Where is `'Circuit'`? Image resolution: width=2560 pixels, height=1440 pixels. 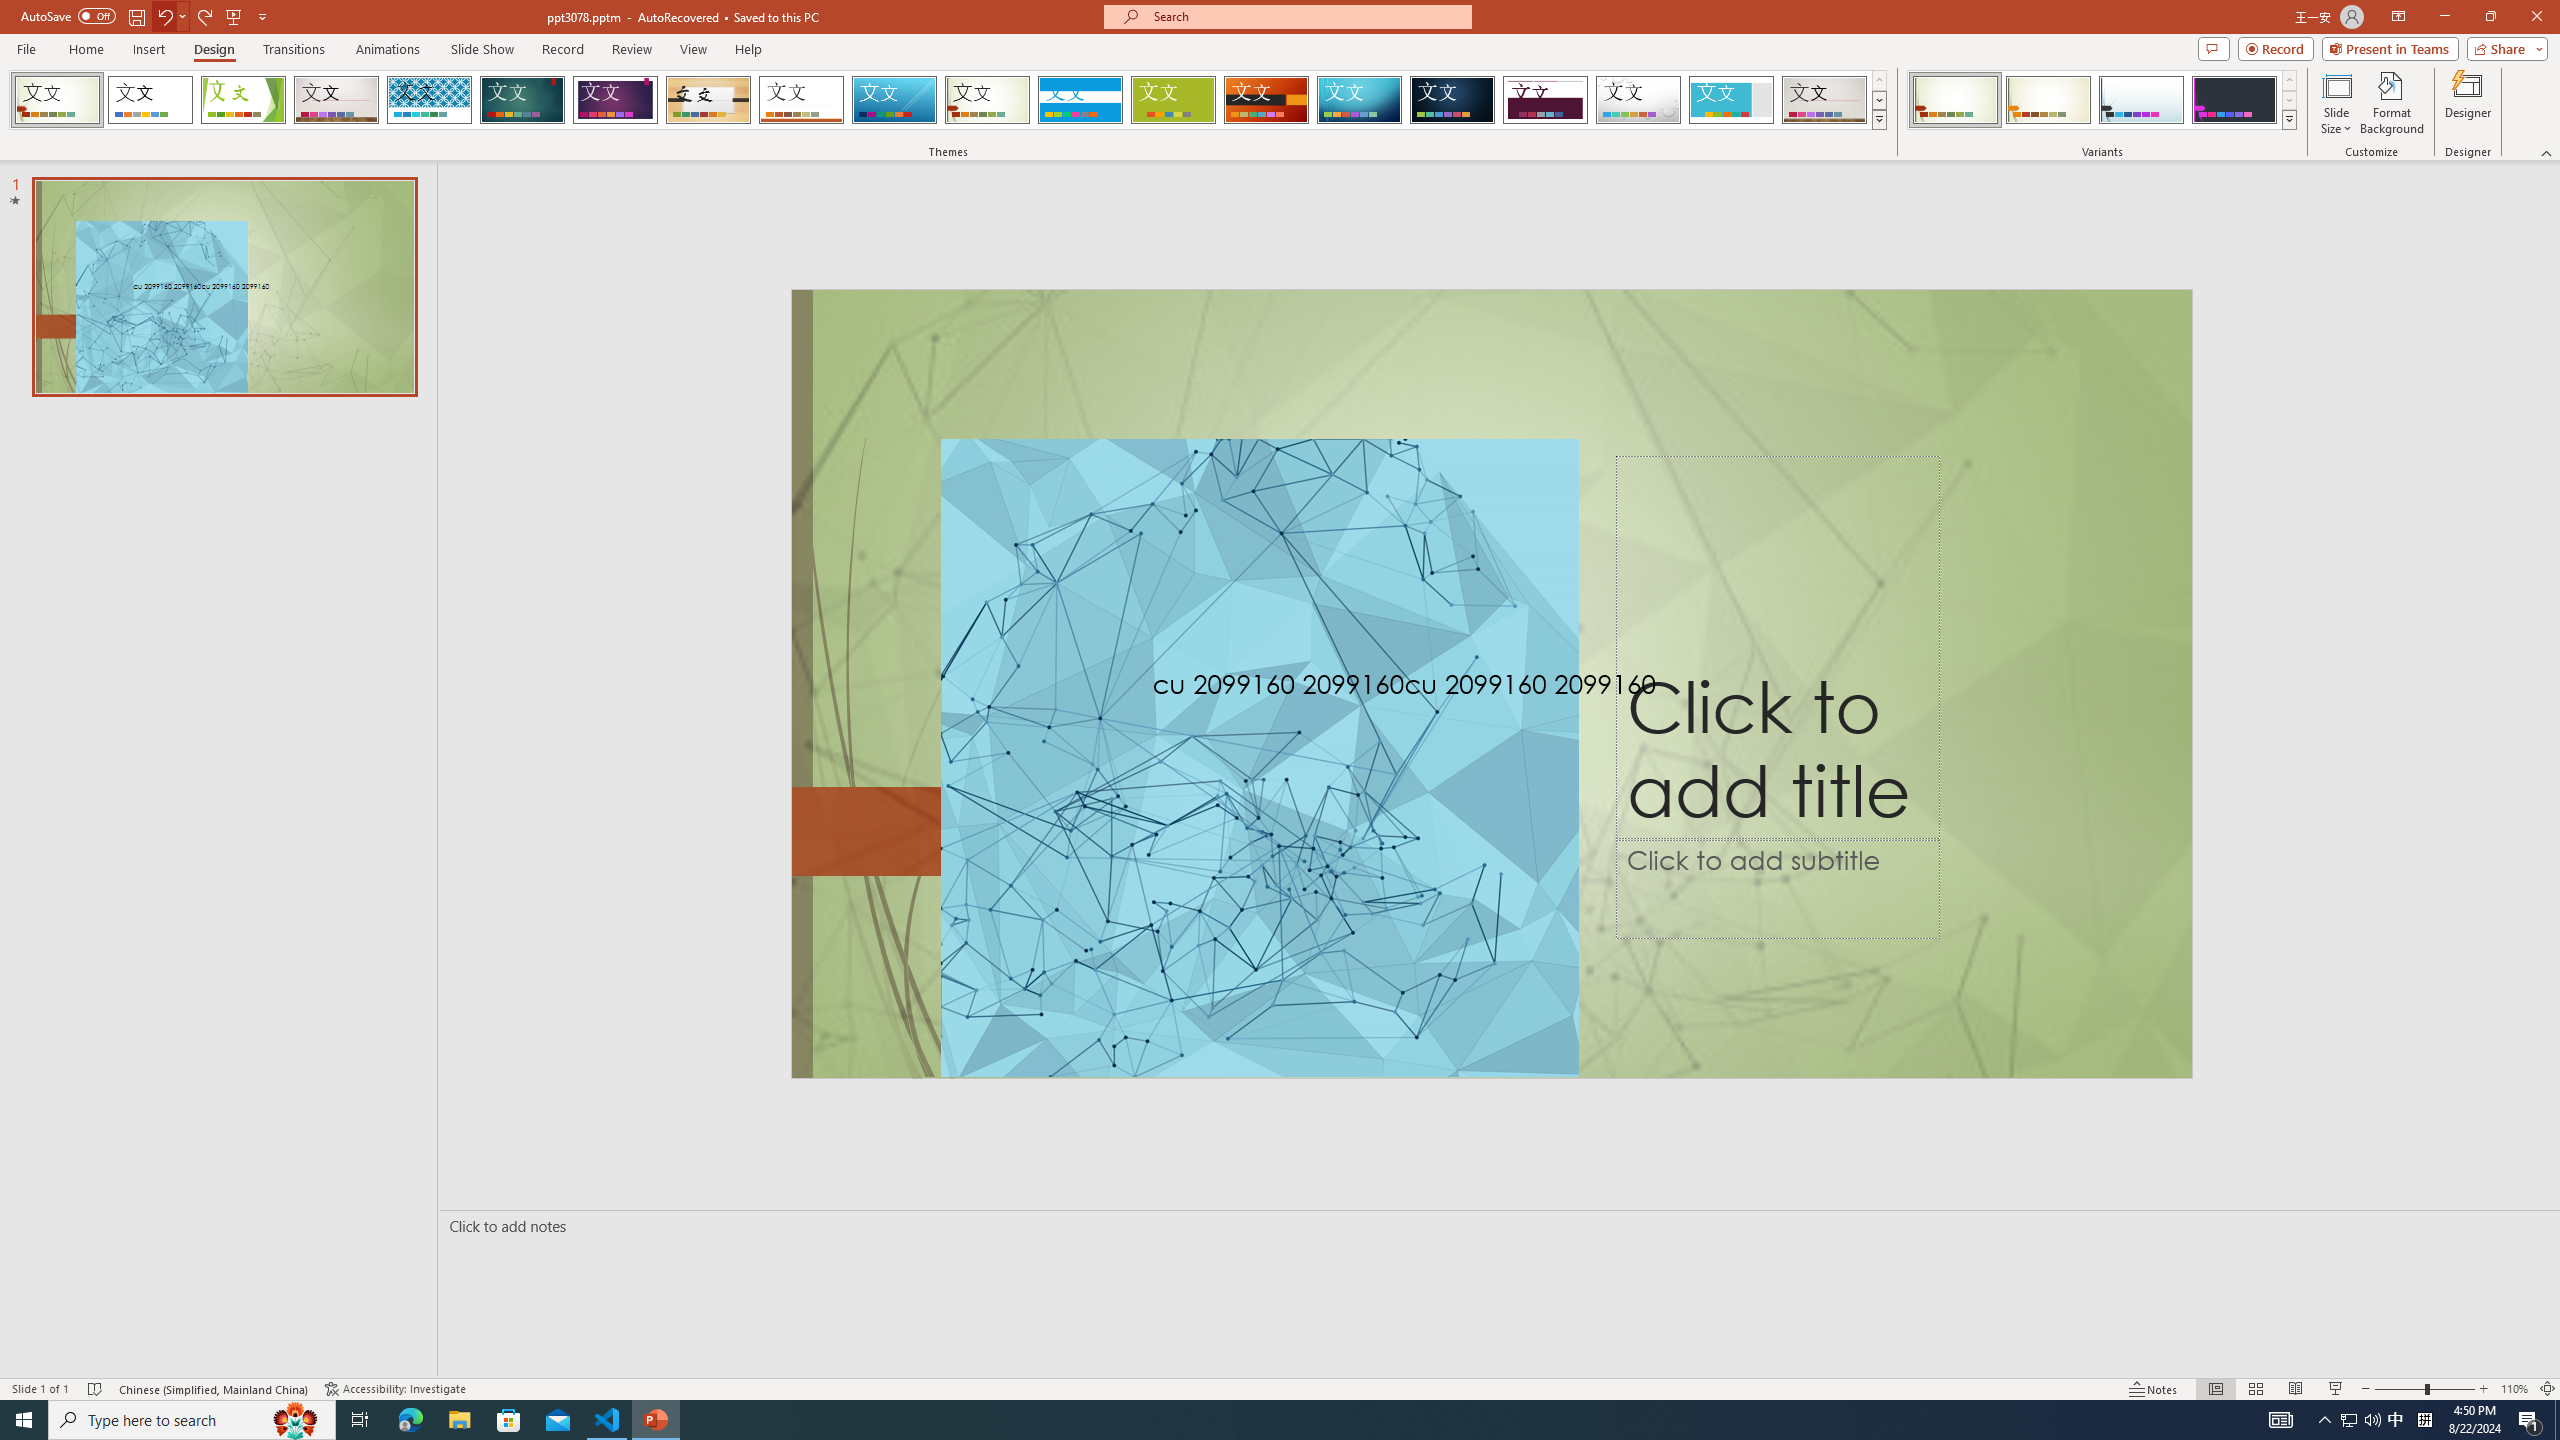
'Circuit' is located at coordinates (1358, 99).